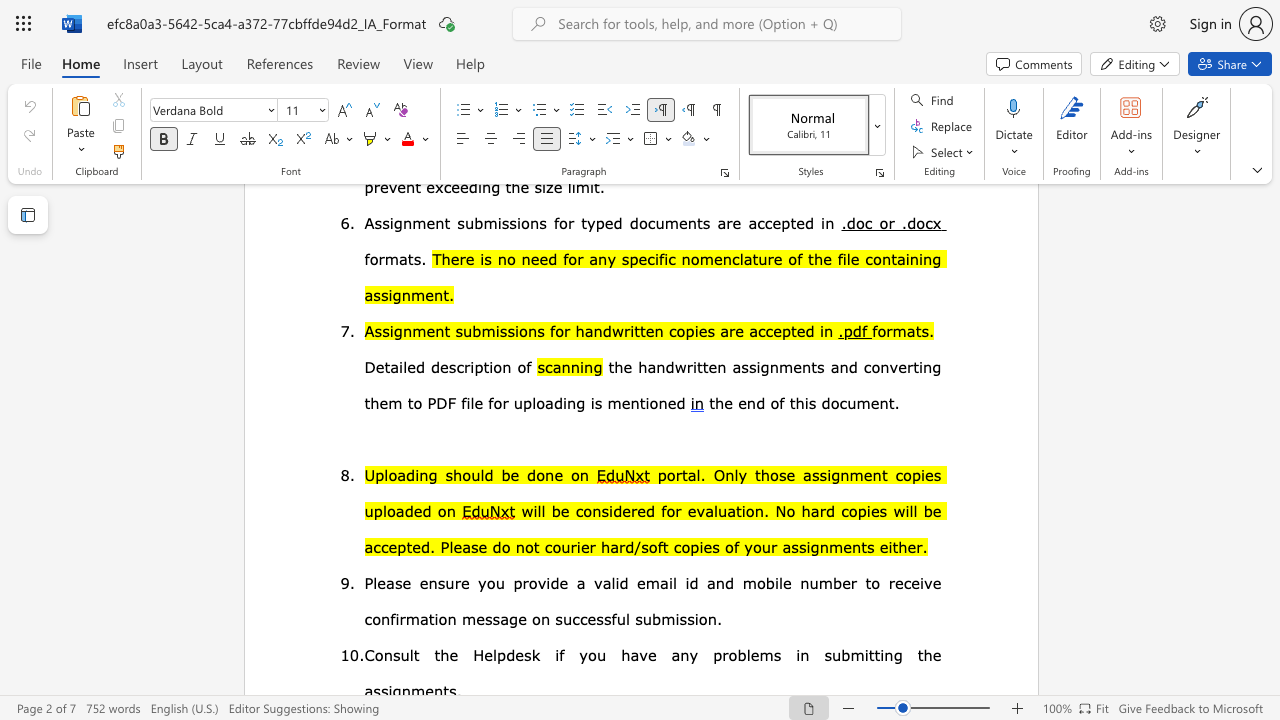  Describe the element at coordinates (452, 474) in the screenshot. I see `the subset text "hould be done" within the text "Uploading should be done on"` at that location.